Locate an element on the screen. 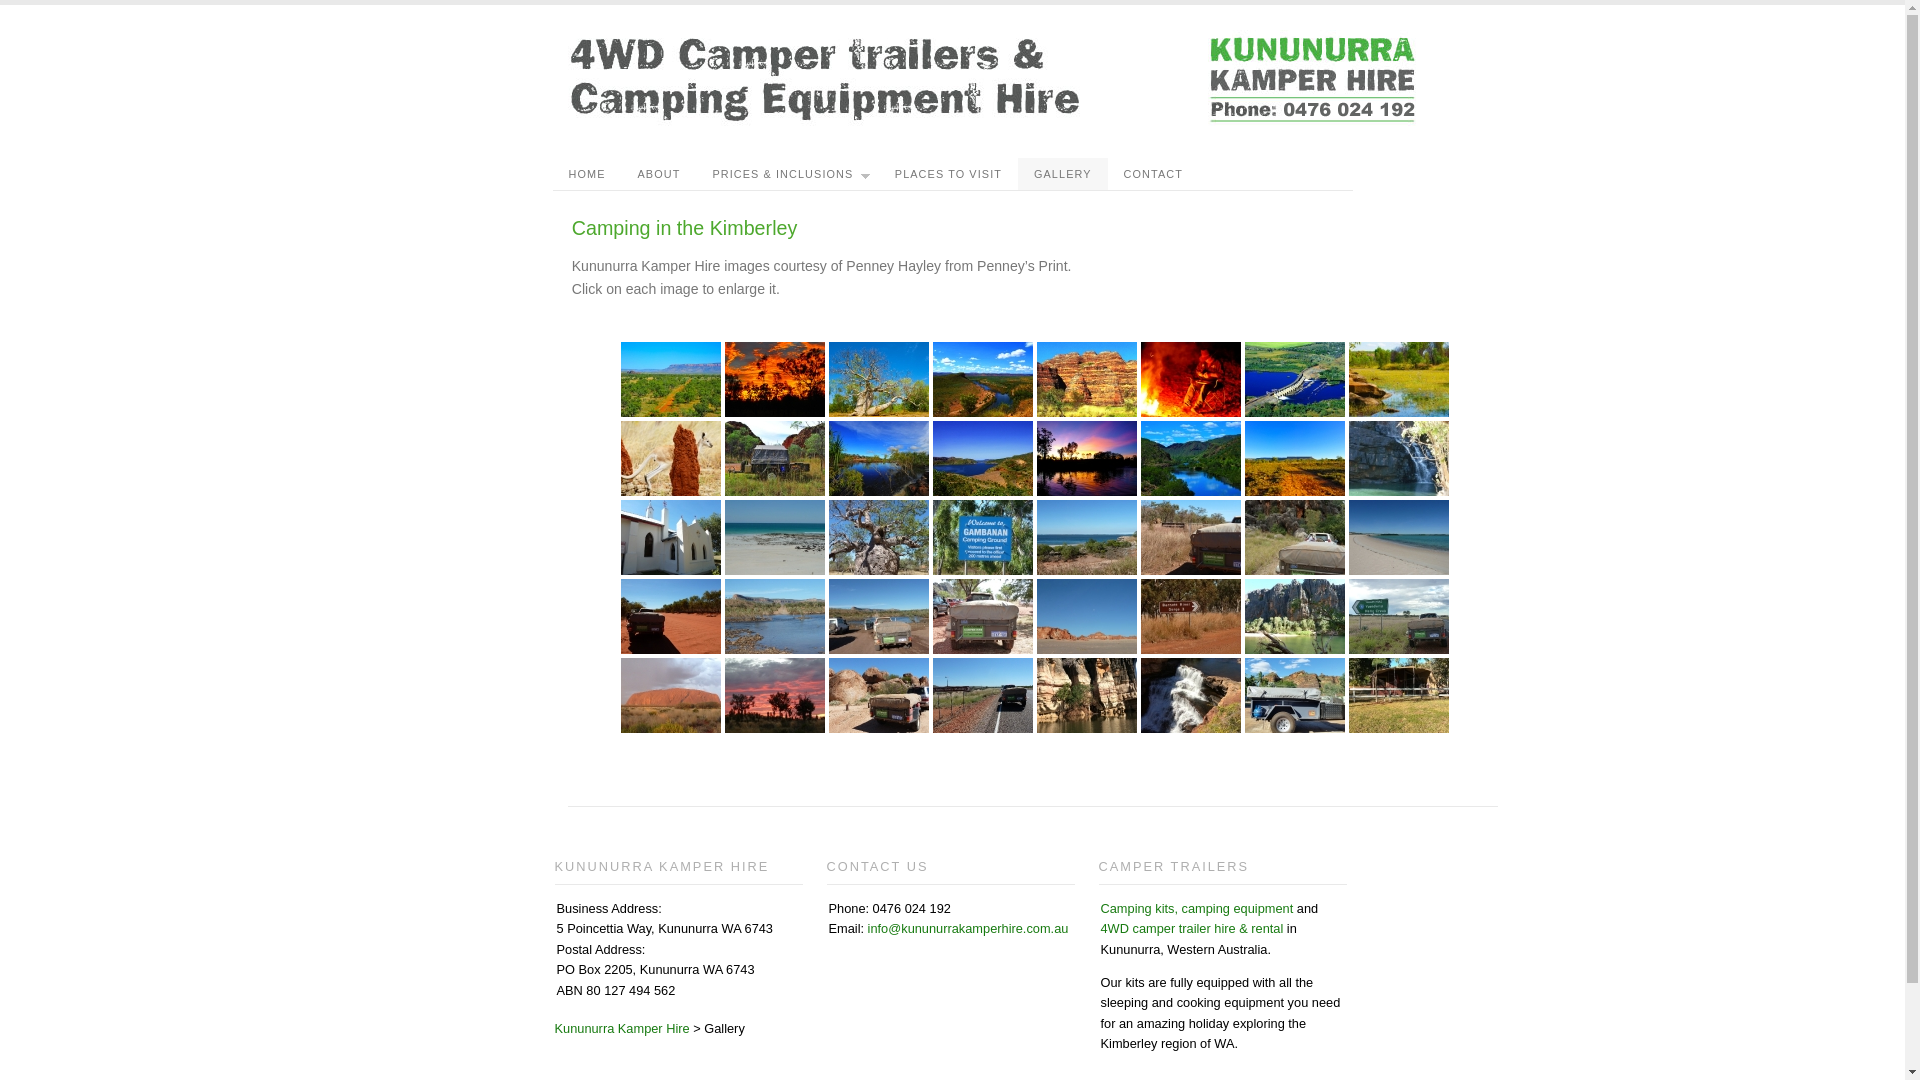  'GALLERY' is located at coordinates (1061, 172).